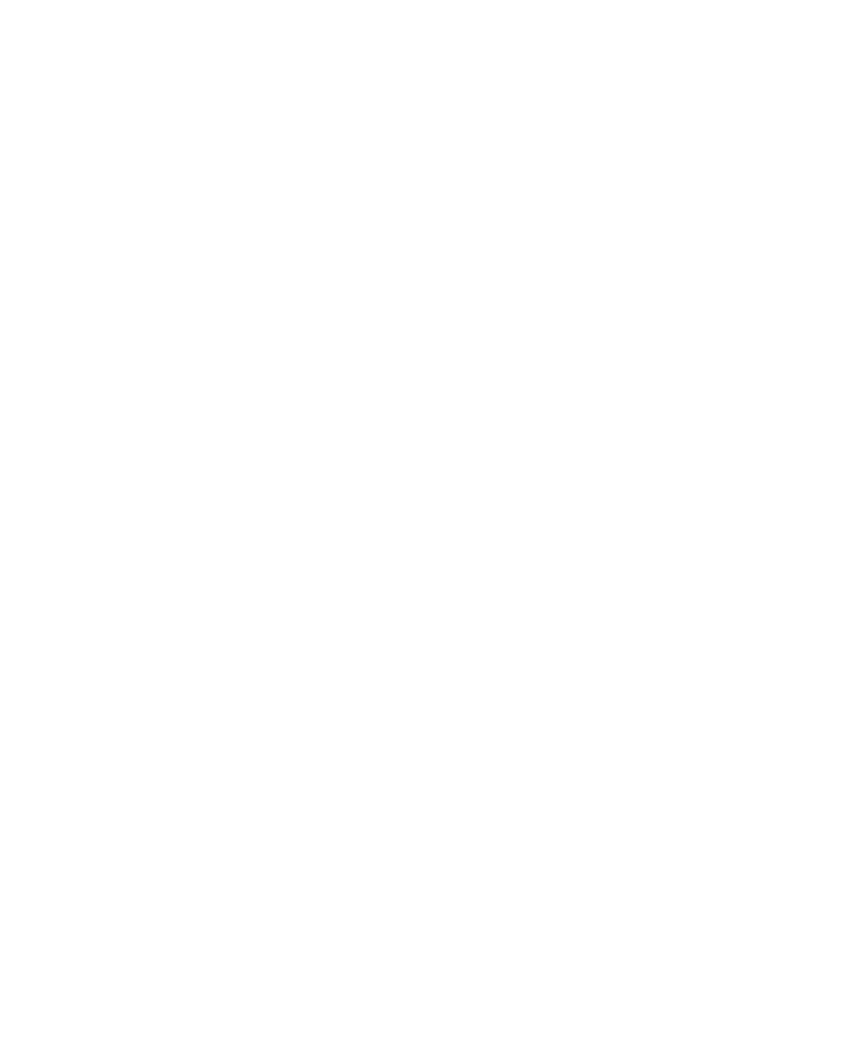  What do you see at coordinates (147, 365) in the screenshot?
I see `'Advisory'` at bounding box center [147, 365].